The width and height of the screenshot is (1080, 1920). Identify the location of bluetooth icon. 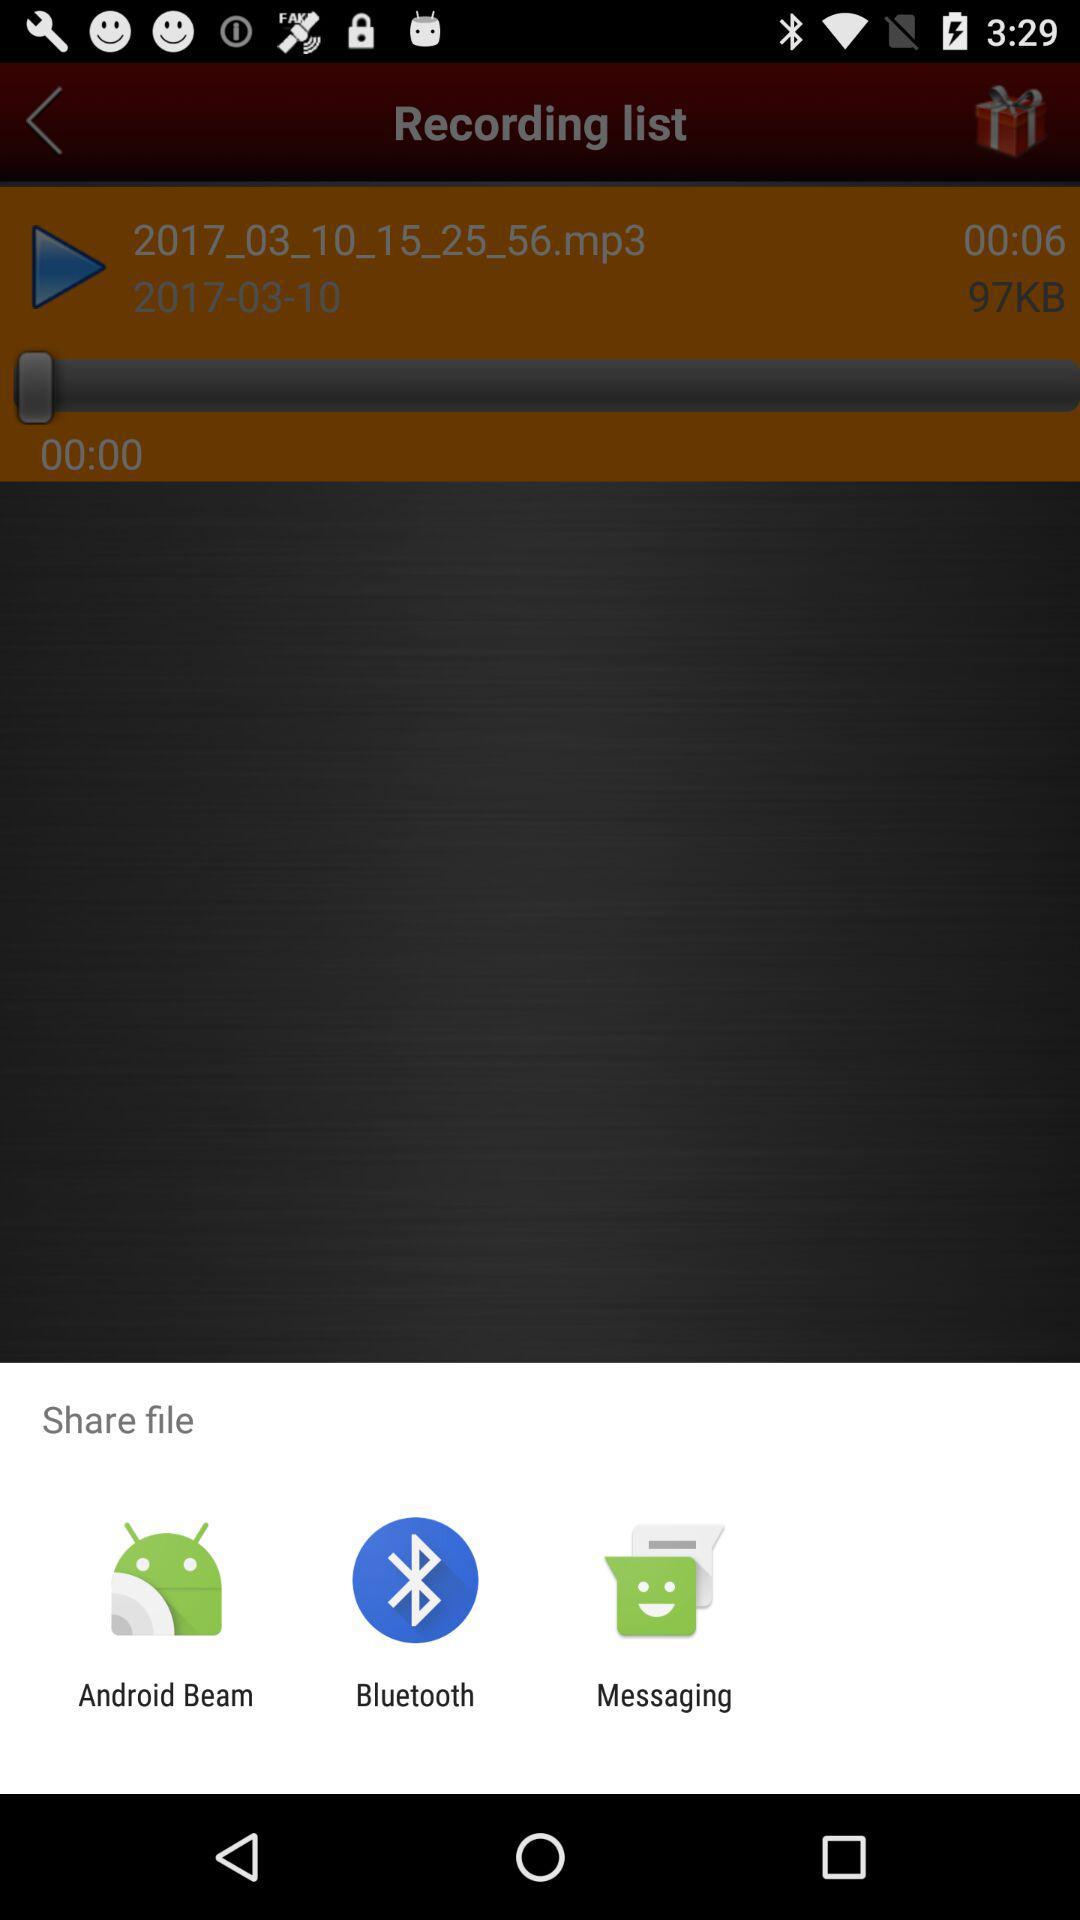
(414, 1711).